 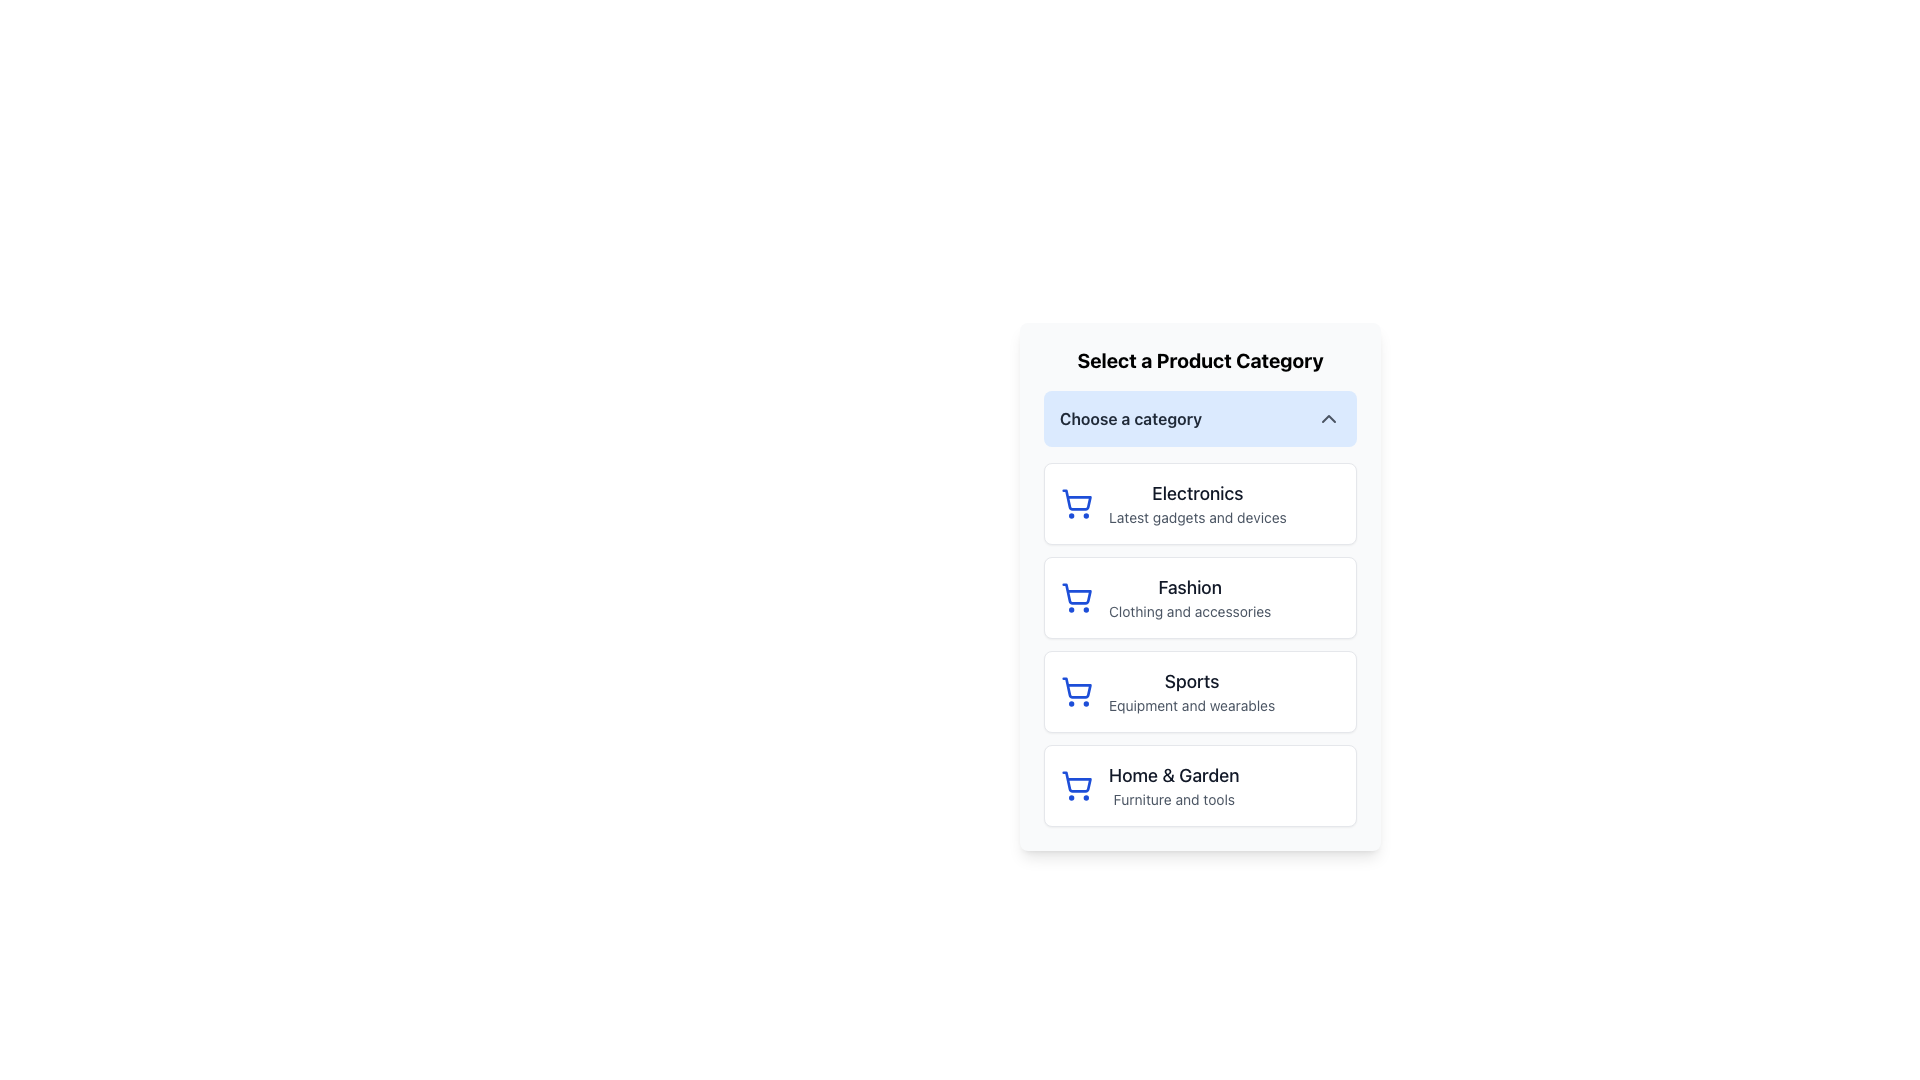 I want to click on the 'Home & Garden' label located, so click(x=1174, y=774).